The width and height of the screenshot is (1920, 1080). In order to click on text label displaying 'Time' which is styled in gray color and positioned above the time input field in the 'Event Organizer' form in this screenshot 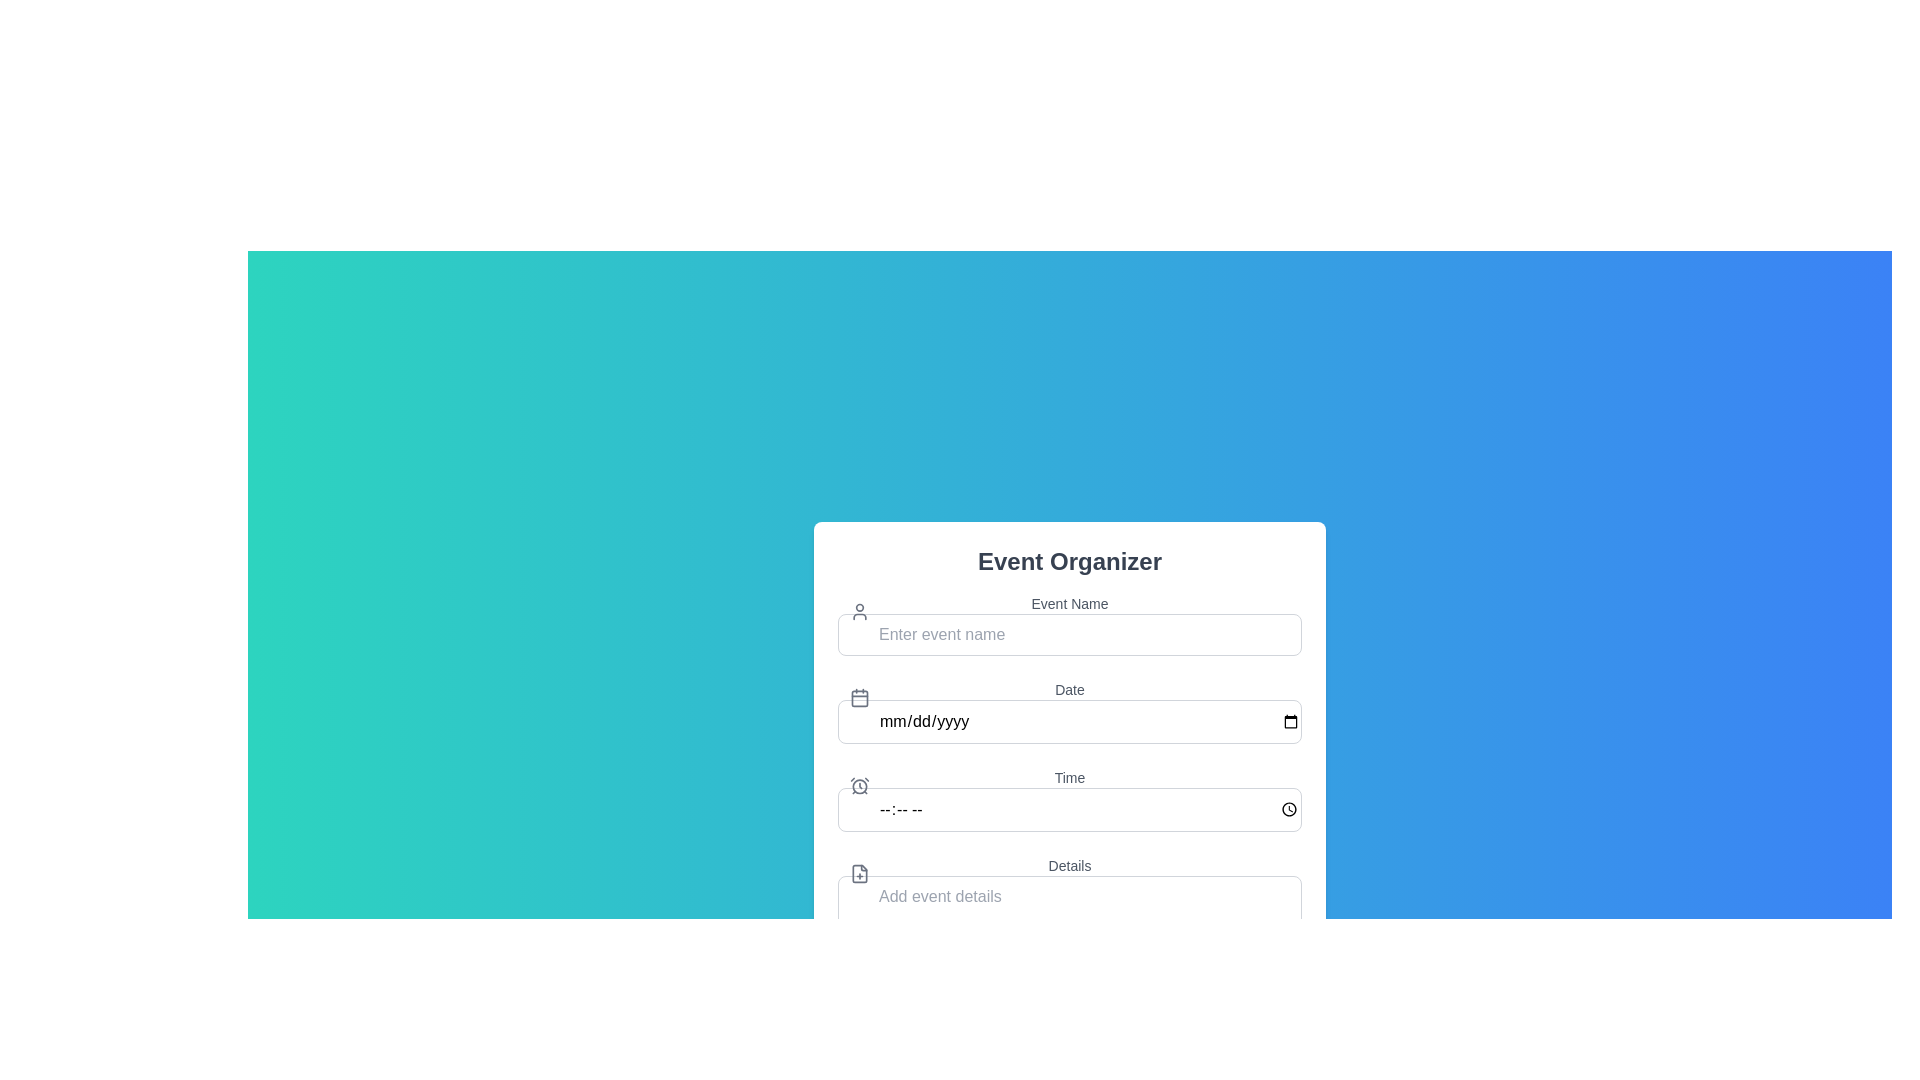, I will do `click(1069, 776)`.